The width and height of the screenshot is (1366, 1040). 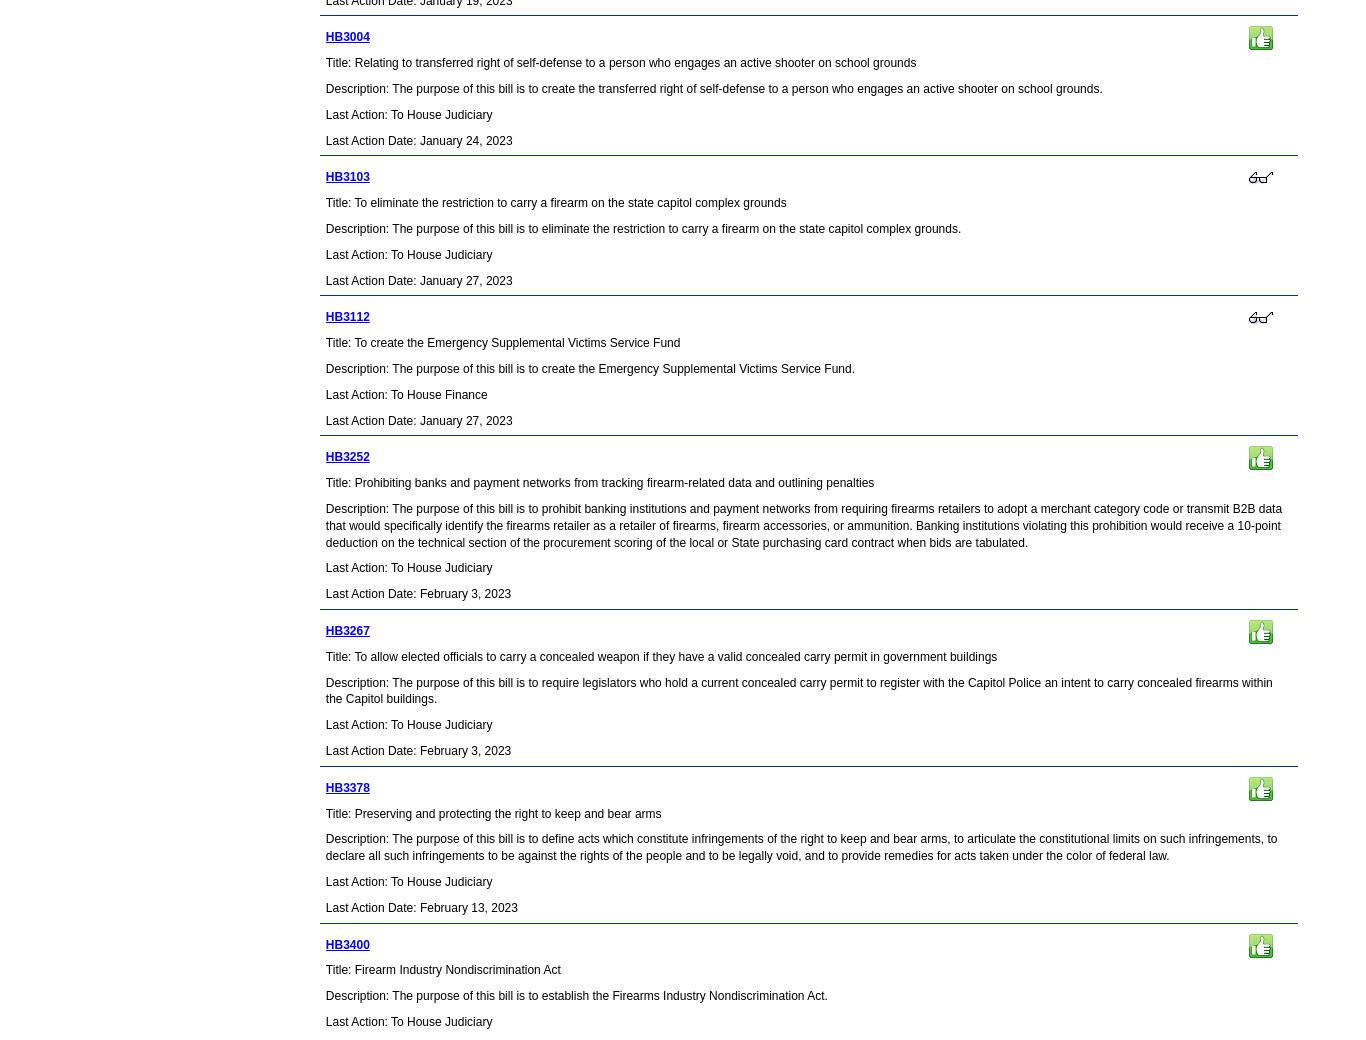 I want to click on 'HB3400', so click(x=345, y=944).